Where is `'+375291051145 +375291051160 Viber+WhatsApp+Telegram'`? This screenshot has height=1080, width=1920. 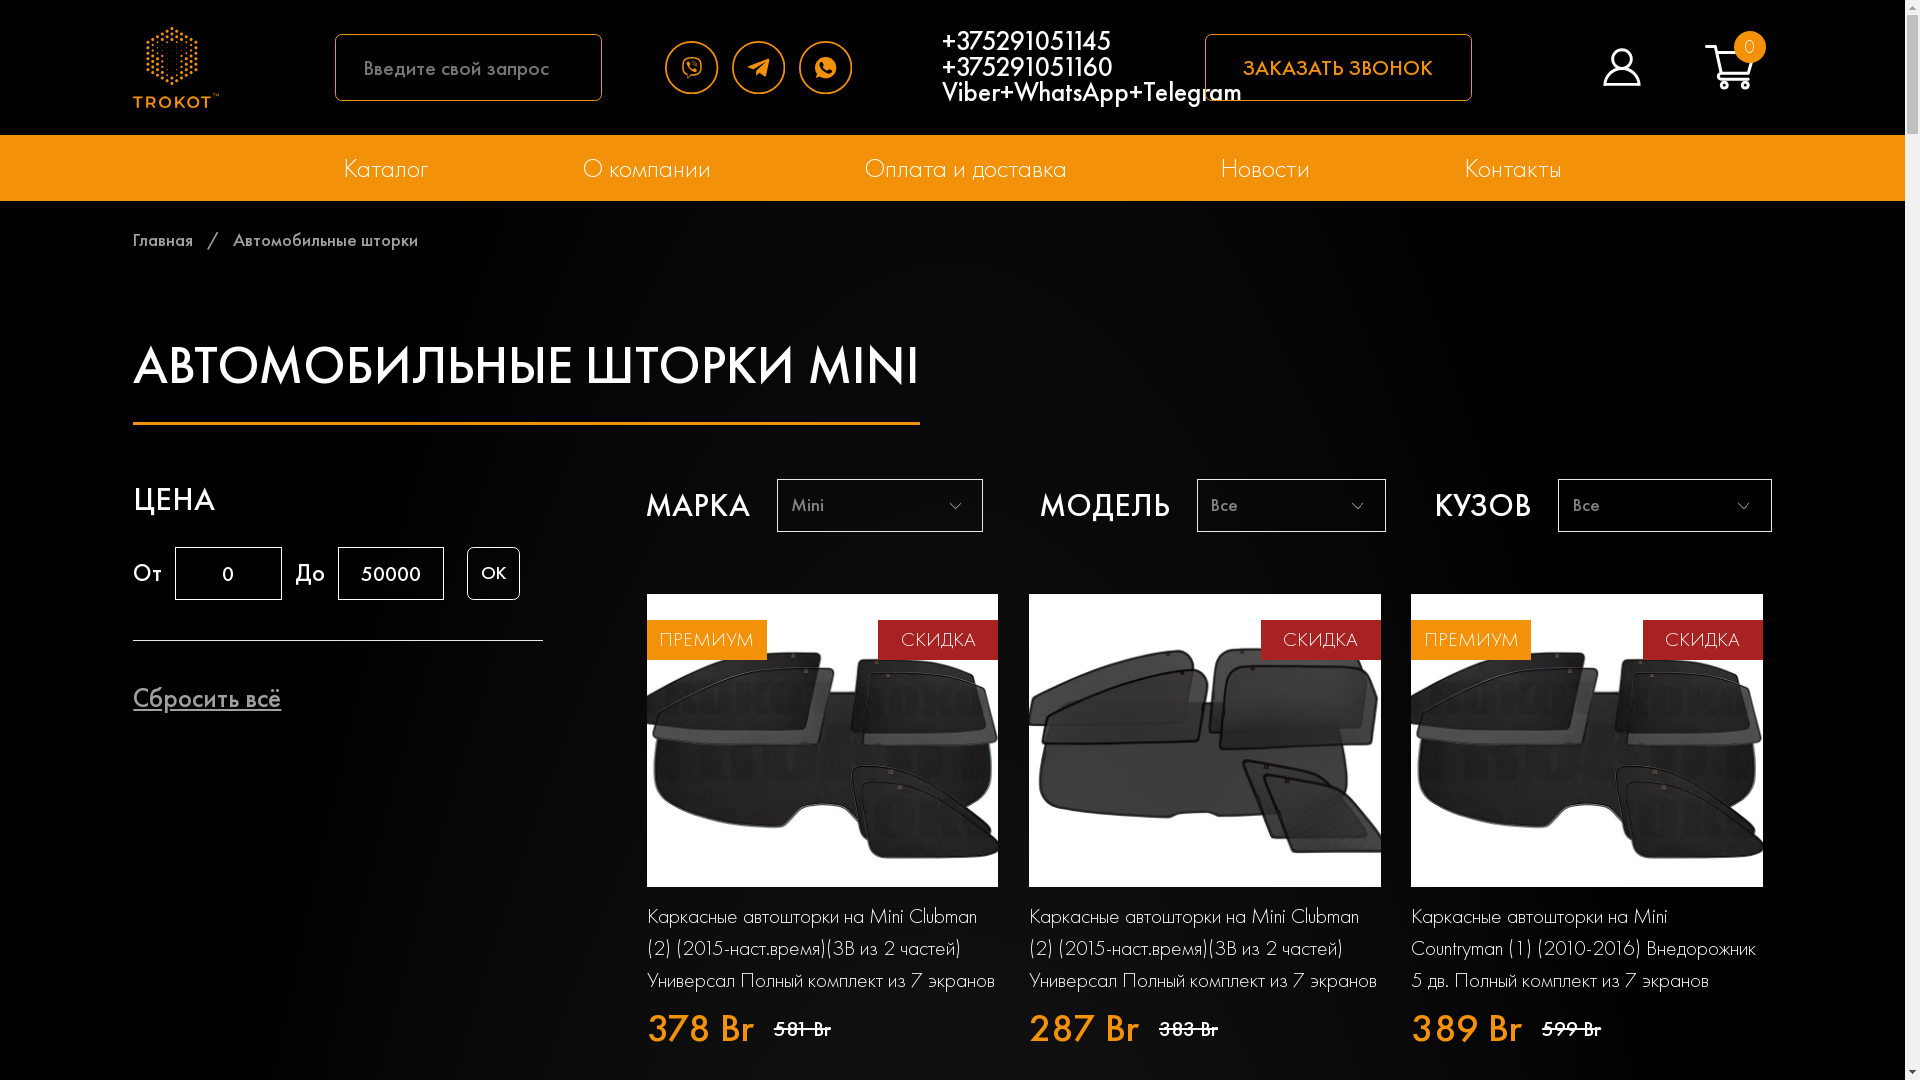
'+375291051145 +375291051160 Viber+WhatsApp+Telegram' is located at coordinates (1090, 65).